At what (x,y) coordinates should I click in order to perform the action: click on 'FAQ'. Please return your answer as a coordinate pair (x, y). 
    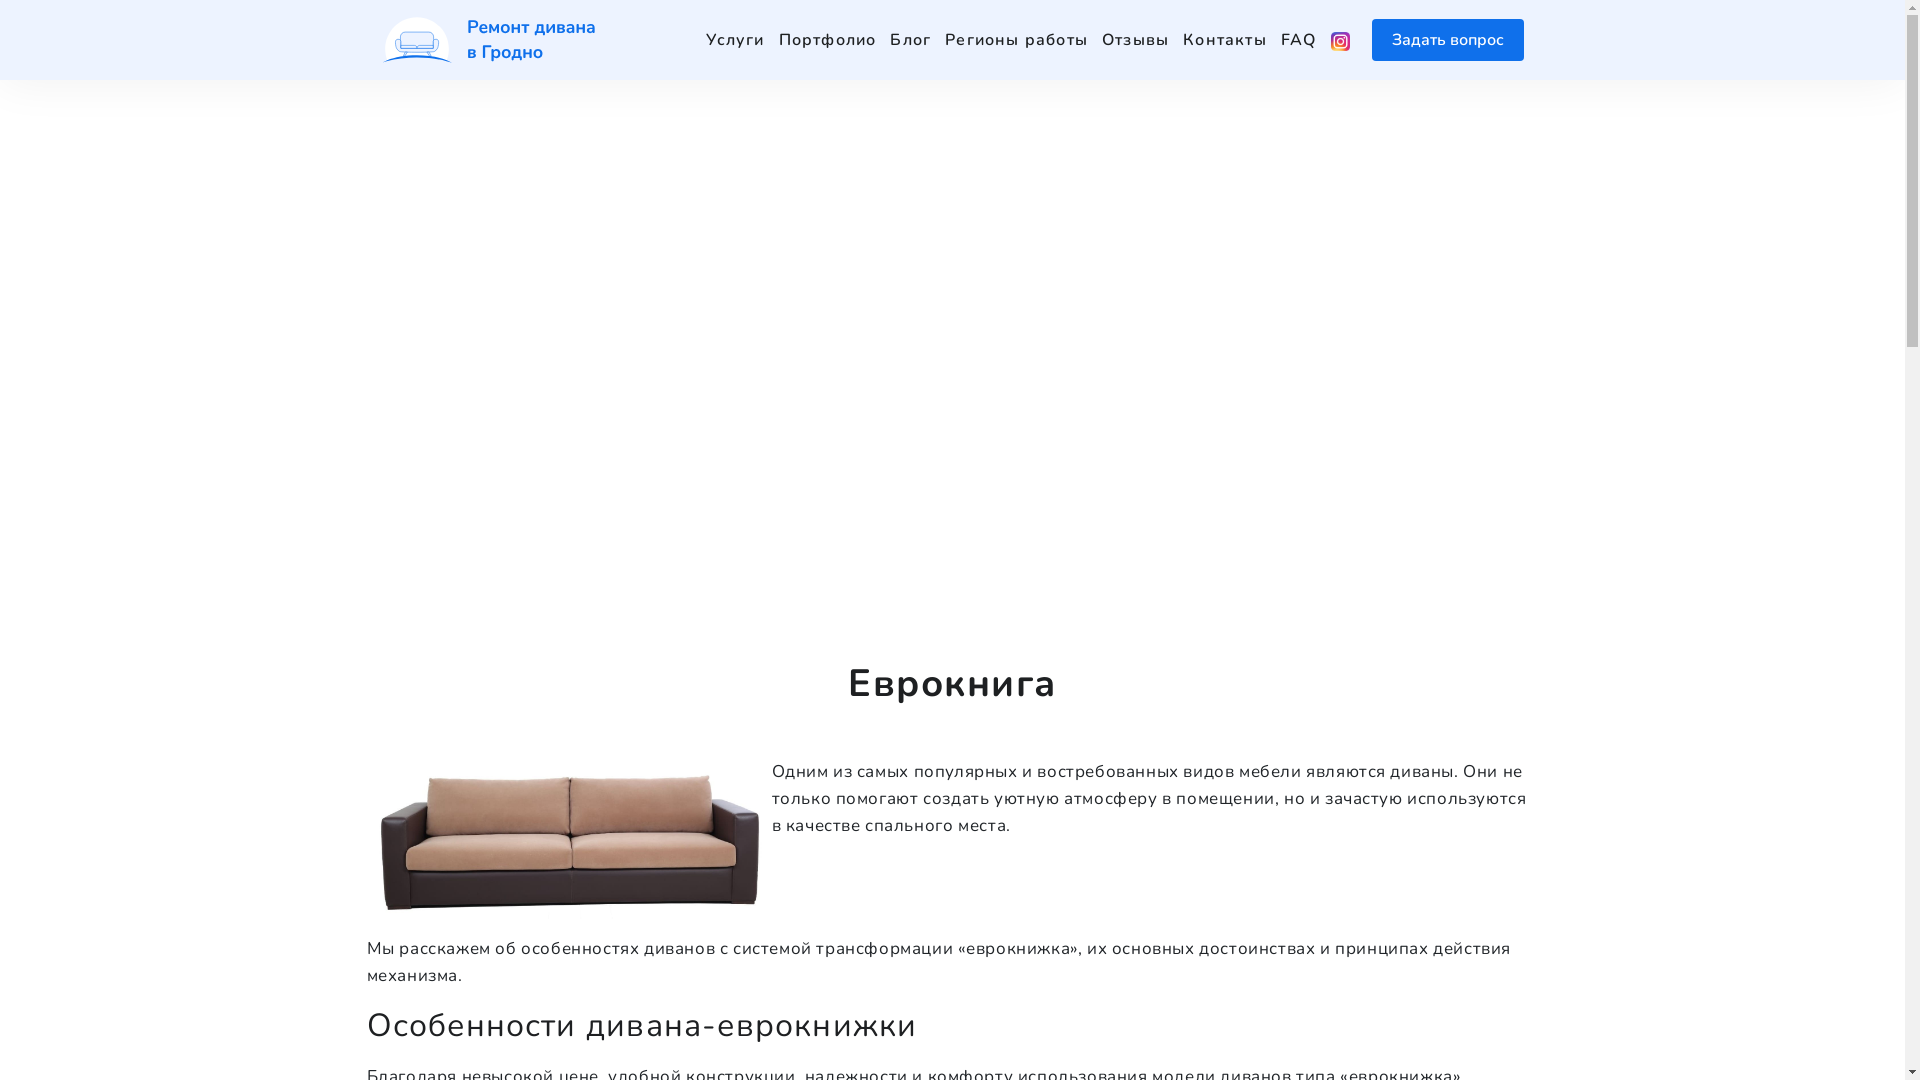
    Looking at the image, I should click on (1299, 39).